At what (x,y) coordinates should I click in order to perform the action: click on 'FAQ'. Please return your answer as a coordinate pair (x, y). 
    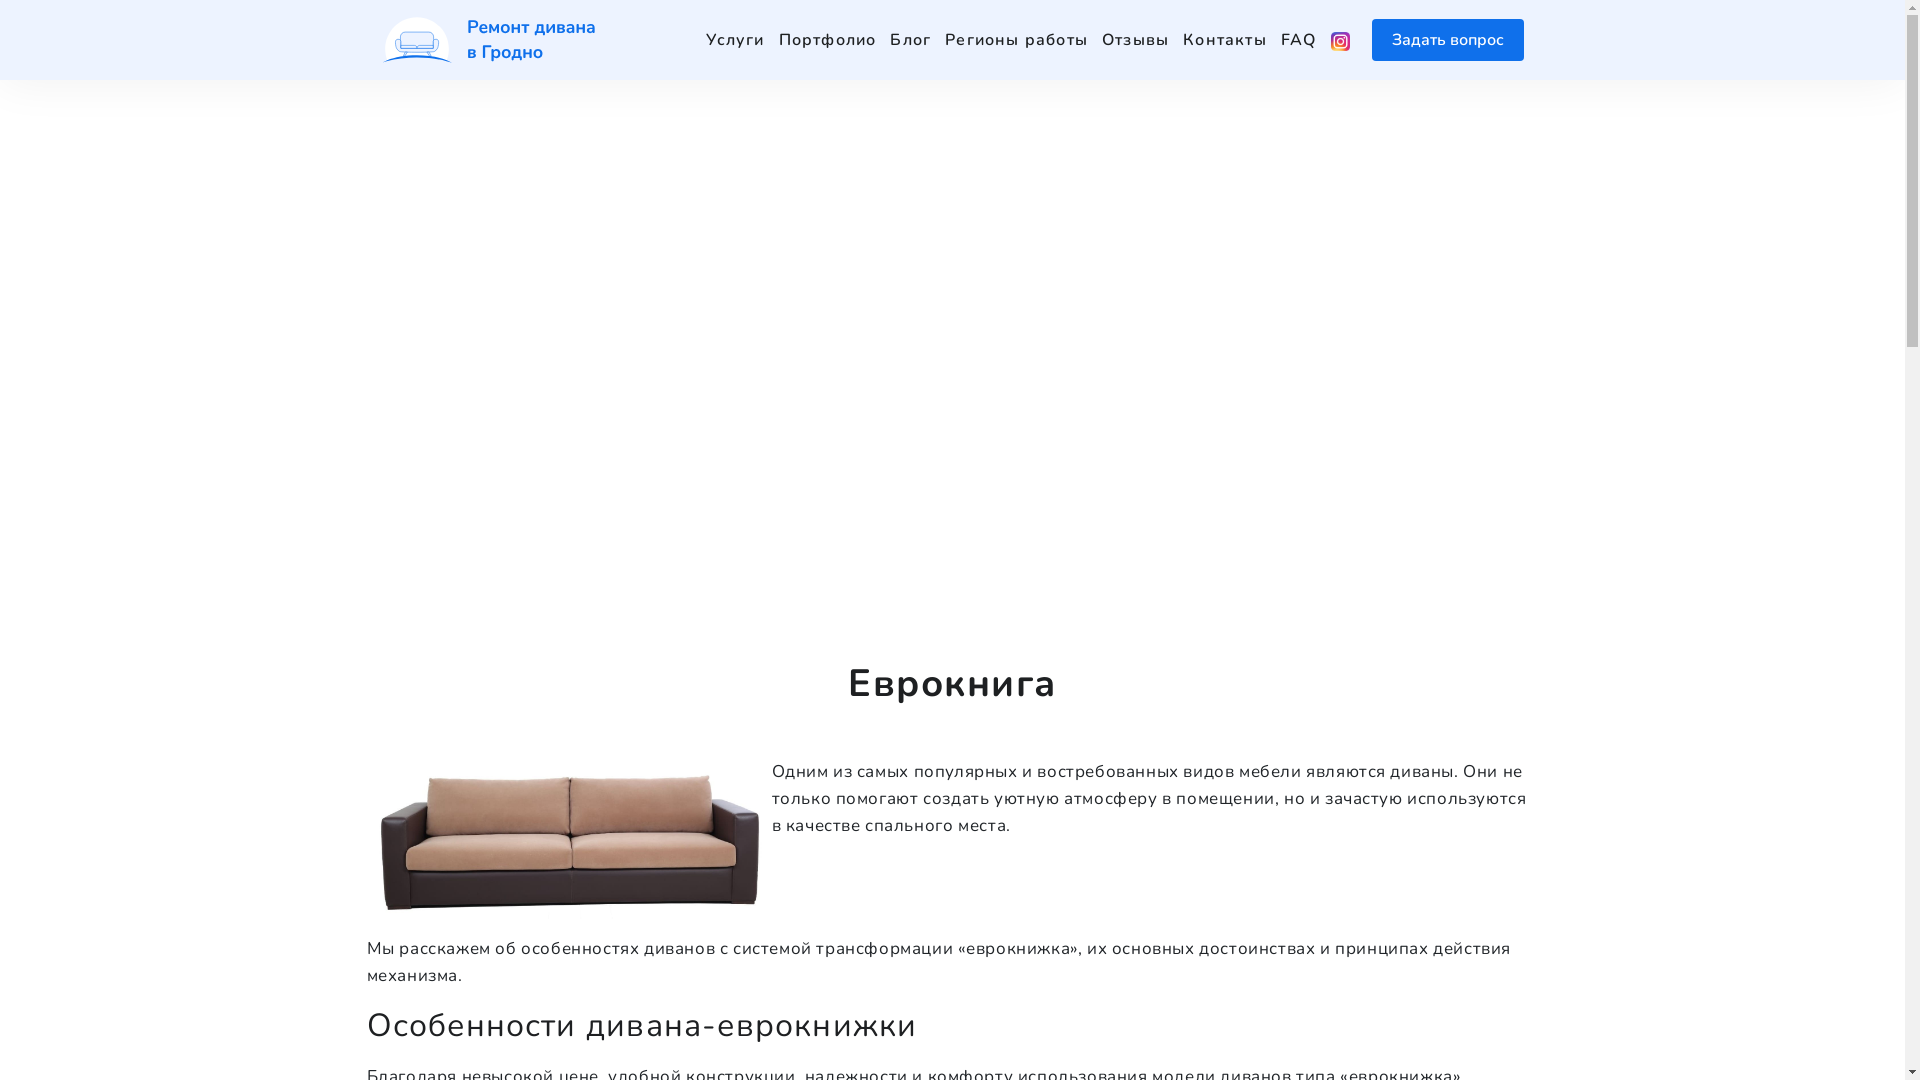
    Looking at the image, I should click on (1299, 39).